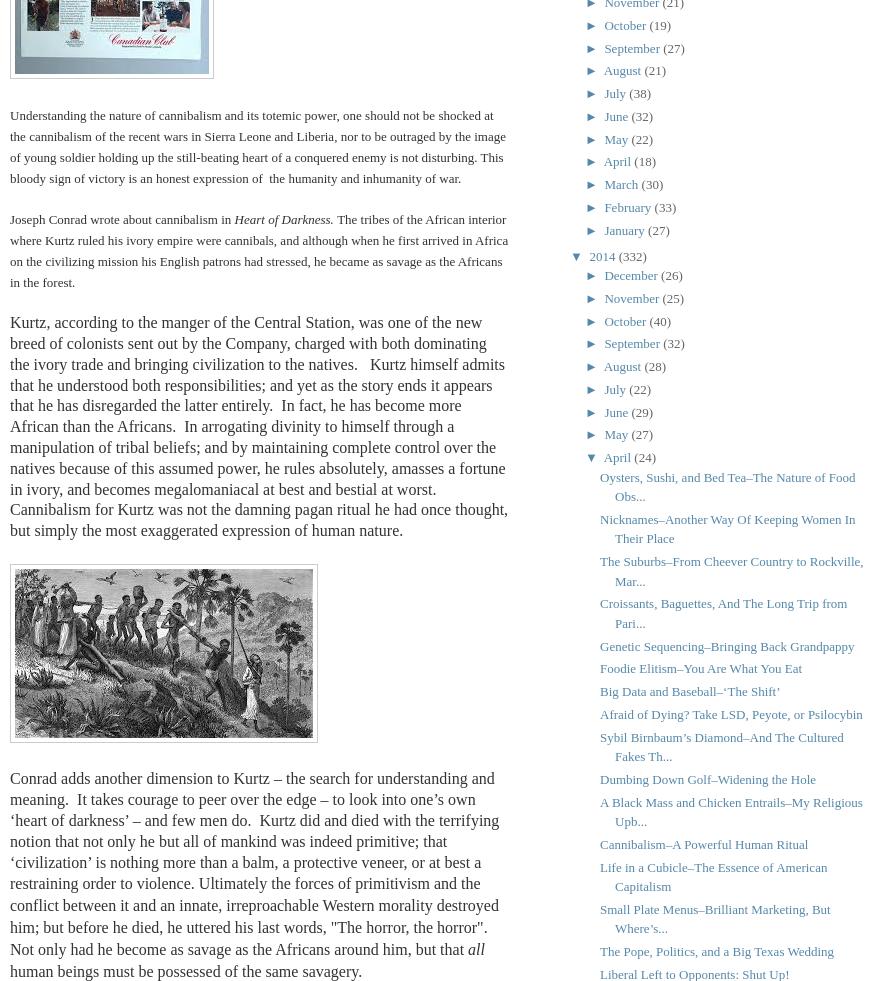 The width and height of the screenshot is (880, 981). Describe the element at coordinates (626, 228) in the screenshot. I see `'January'` at that location.